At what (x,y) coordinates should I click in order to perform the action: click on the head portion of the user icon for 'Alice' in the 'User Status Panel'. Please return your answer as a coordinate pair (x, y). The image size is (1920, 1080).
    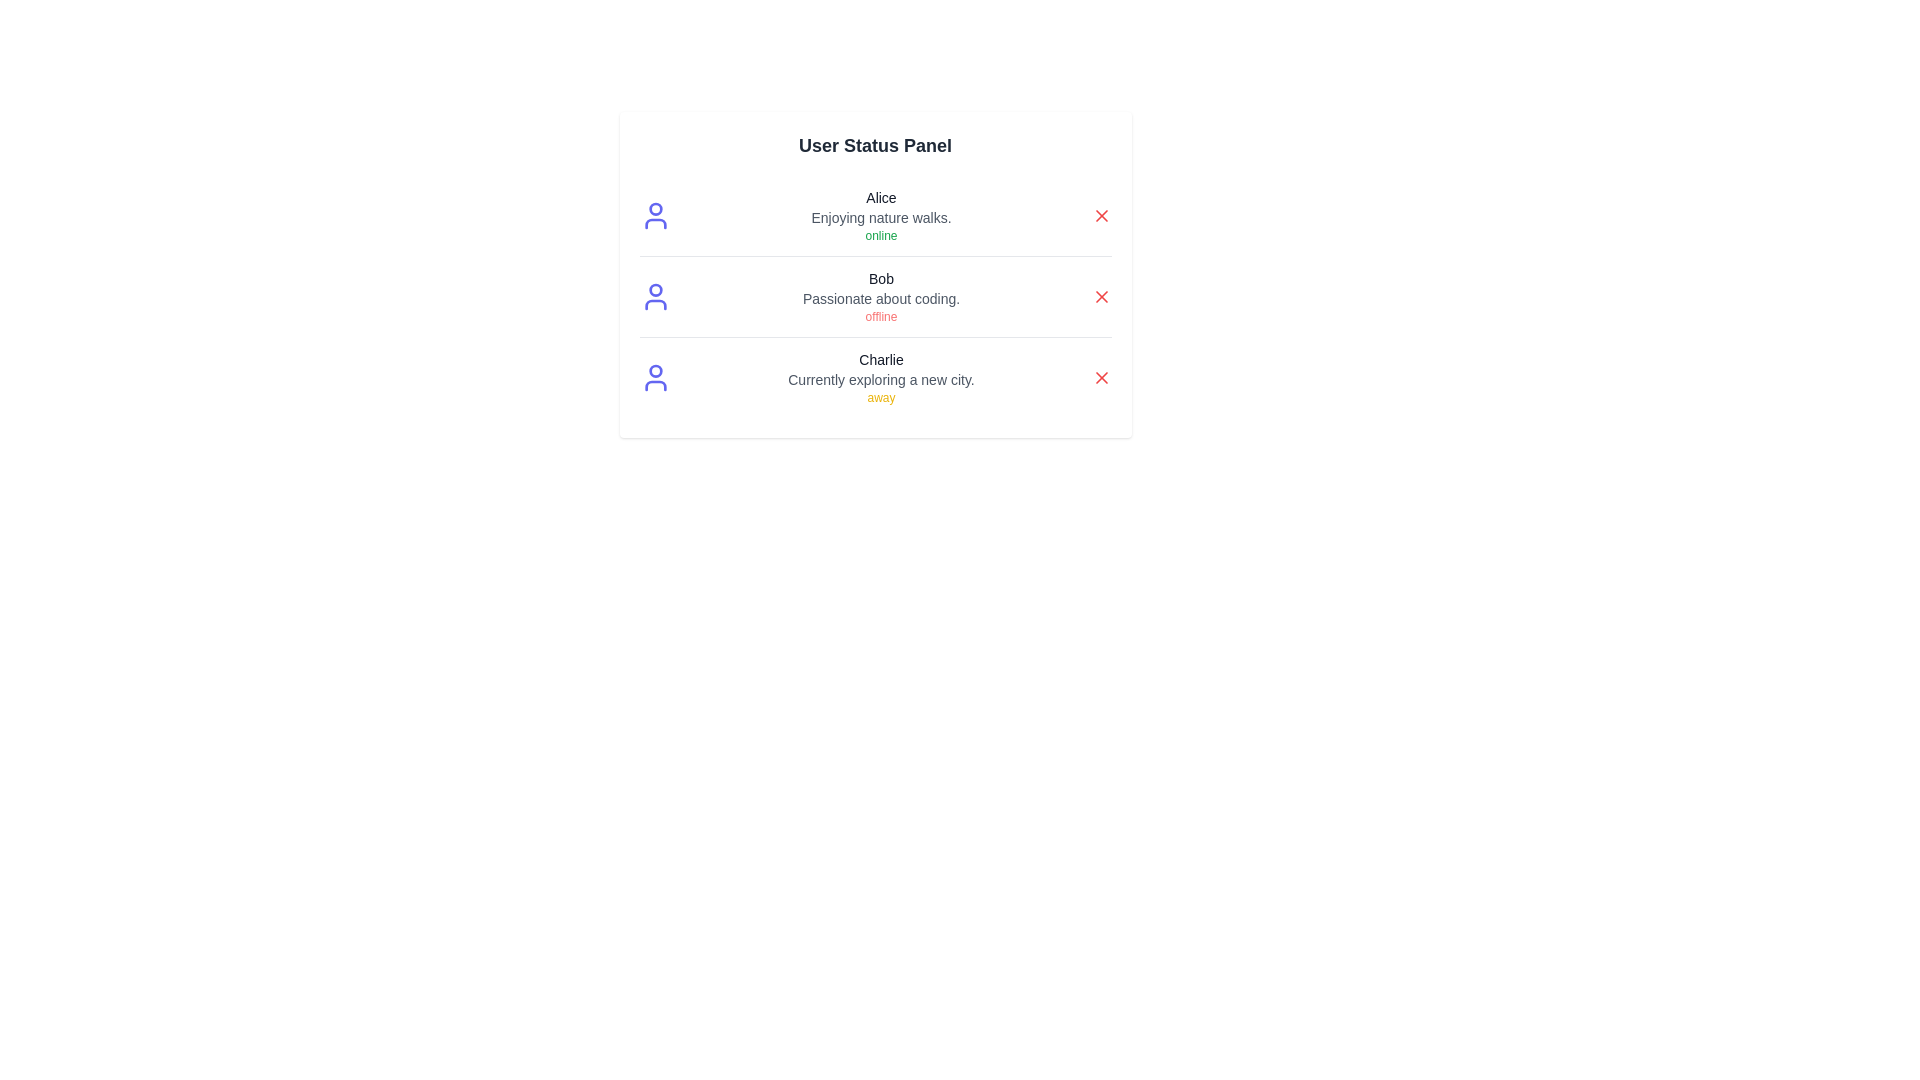
    Looking at the image, I should click on (655, 209).